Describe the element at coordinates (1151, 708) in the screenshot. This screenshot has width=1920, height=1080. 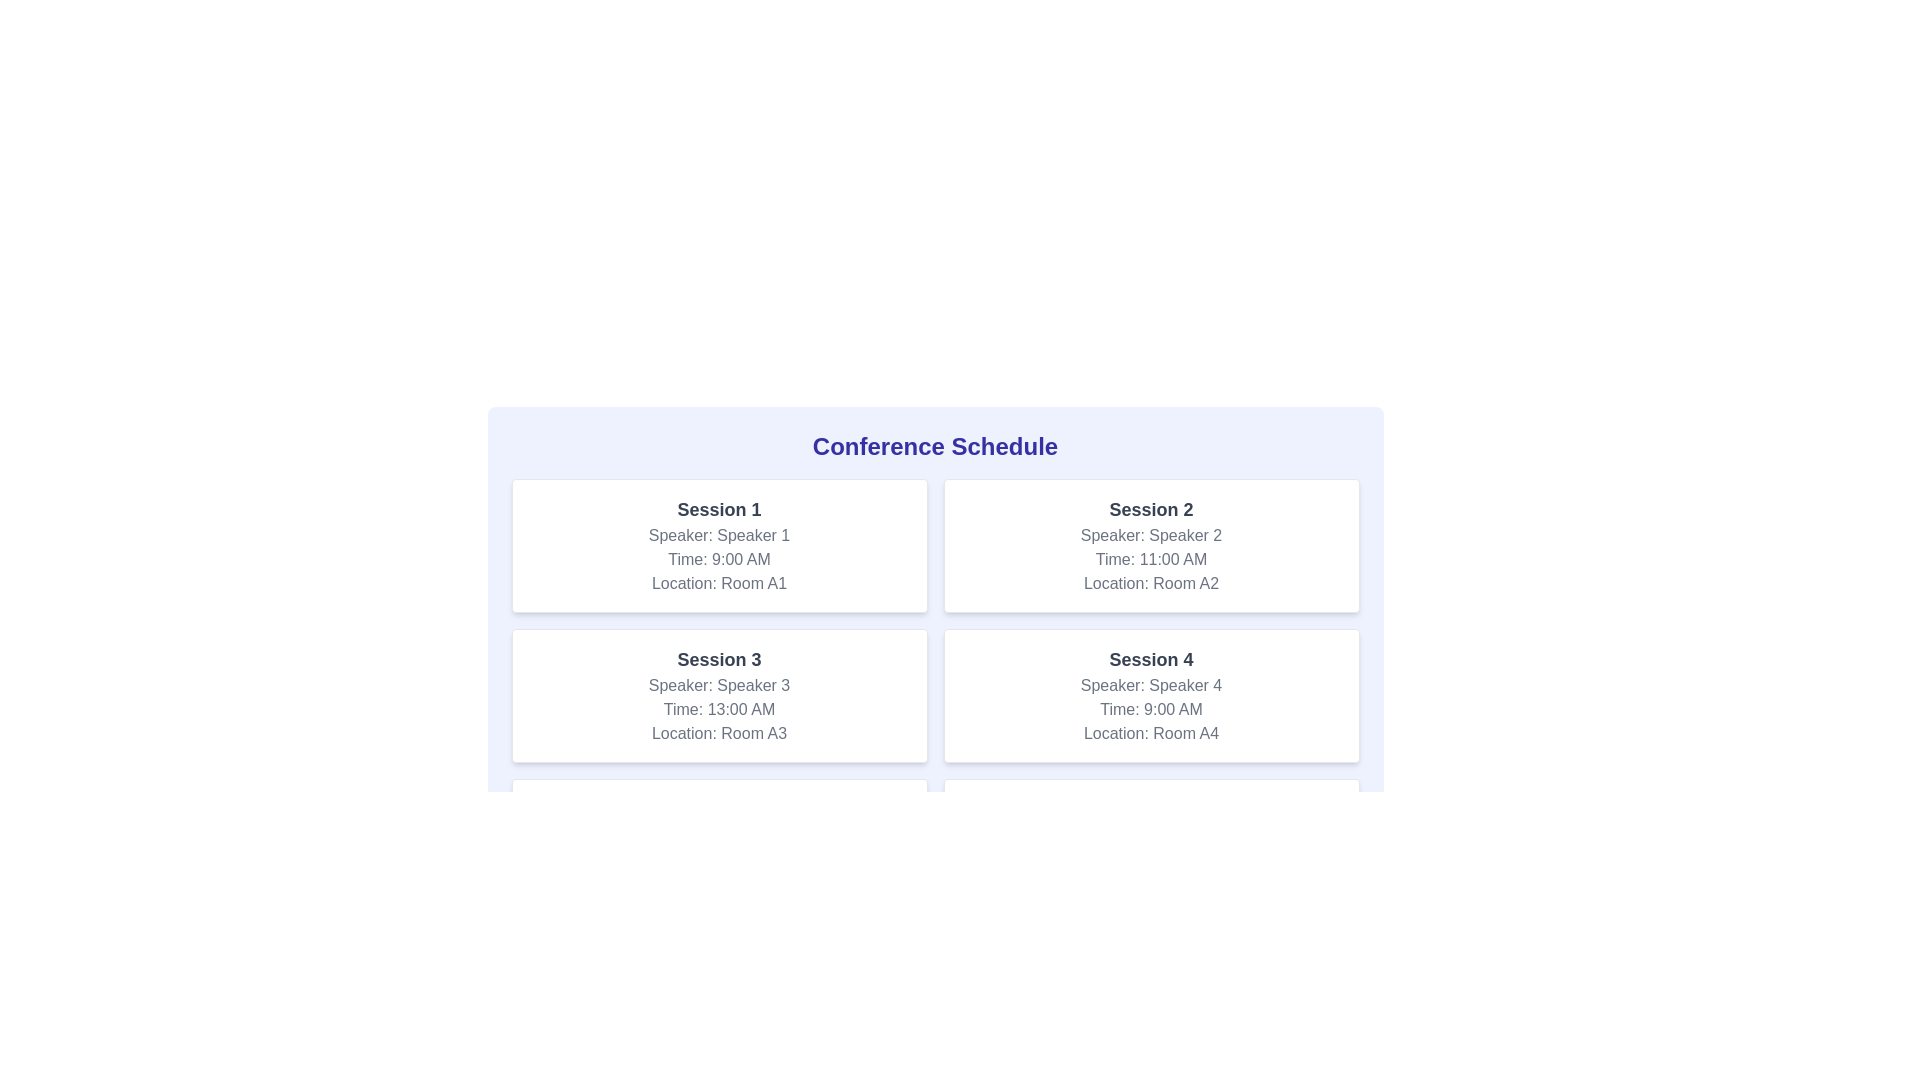
I see `time displayed in the text label showing when 'Session 4' is scheduled to begin, which is located in the bottom-right quadrant of the conference schedule layout, directly below the speaker information` at that location.